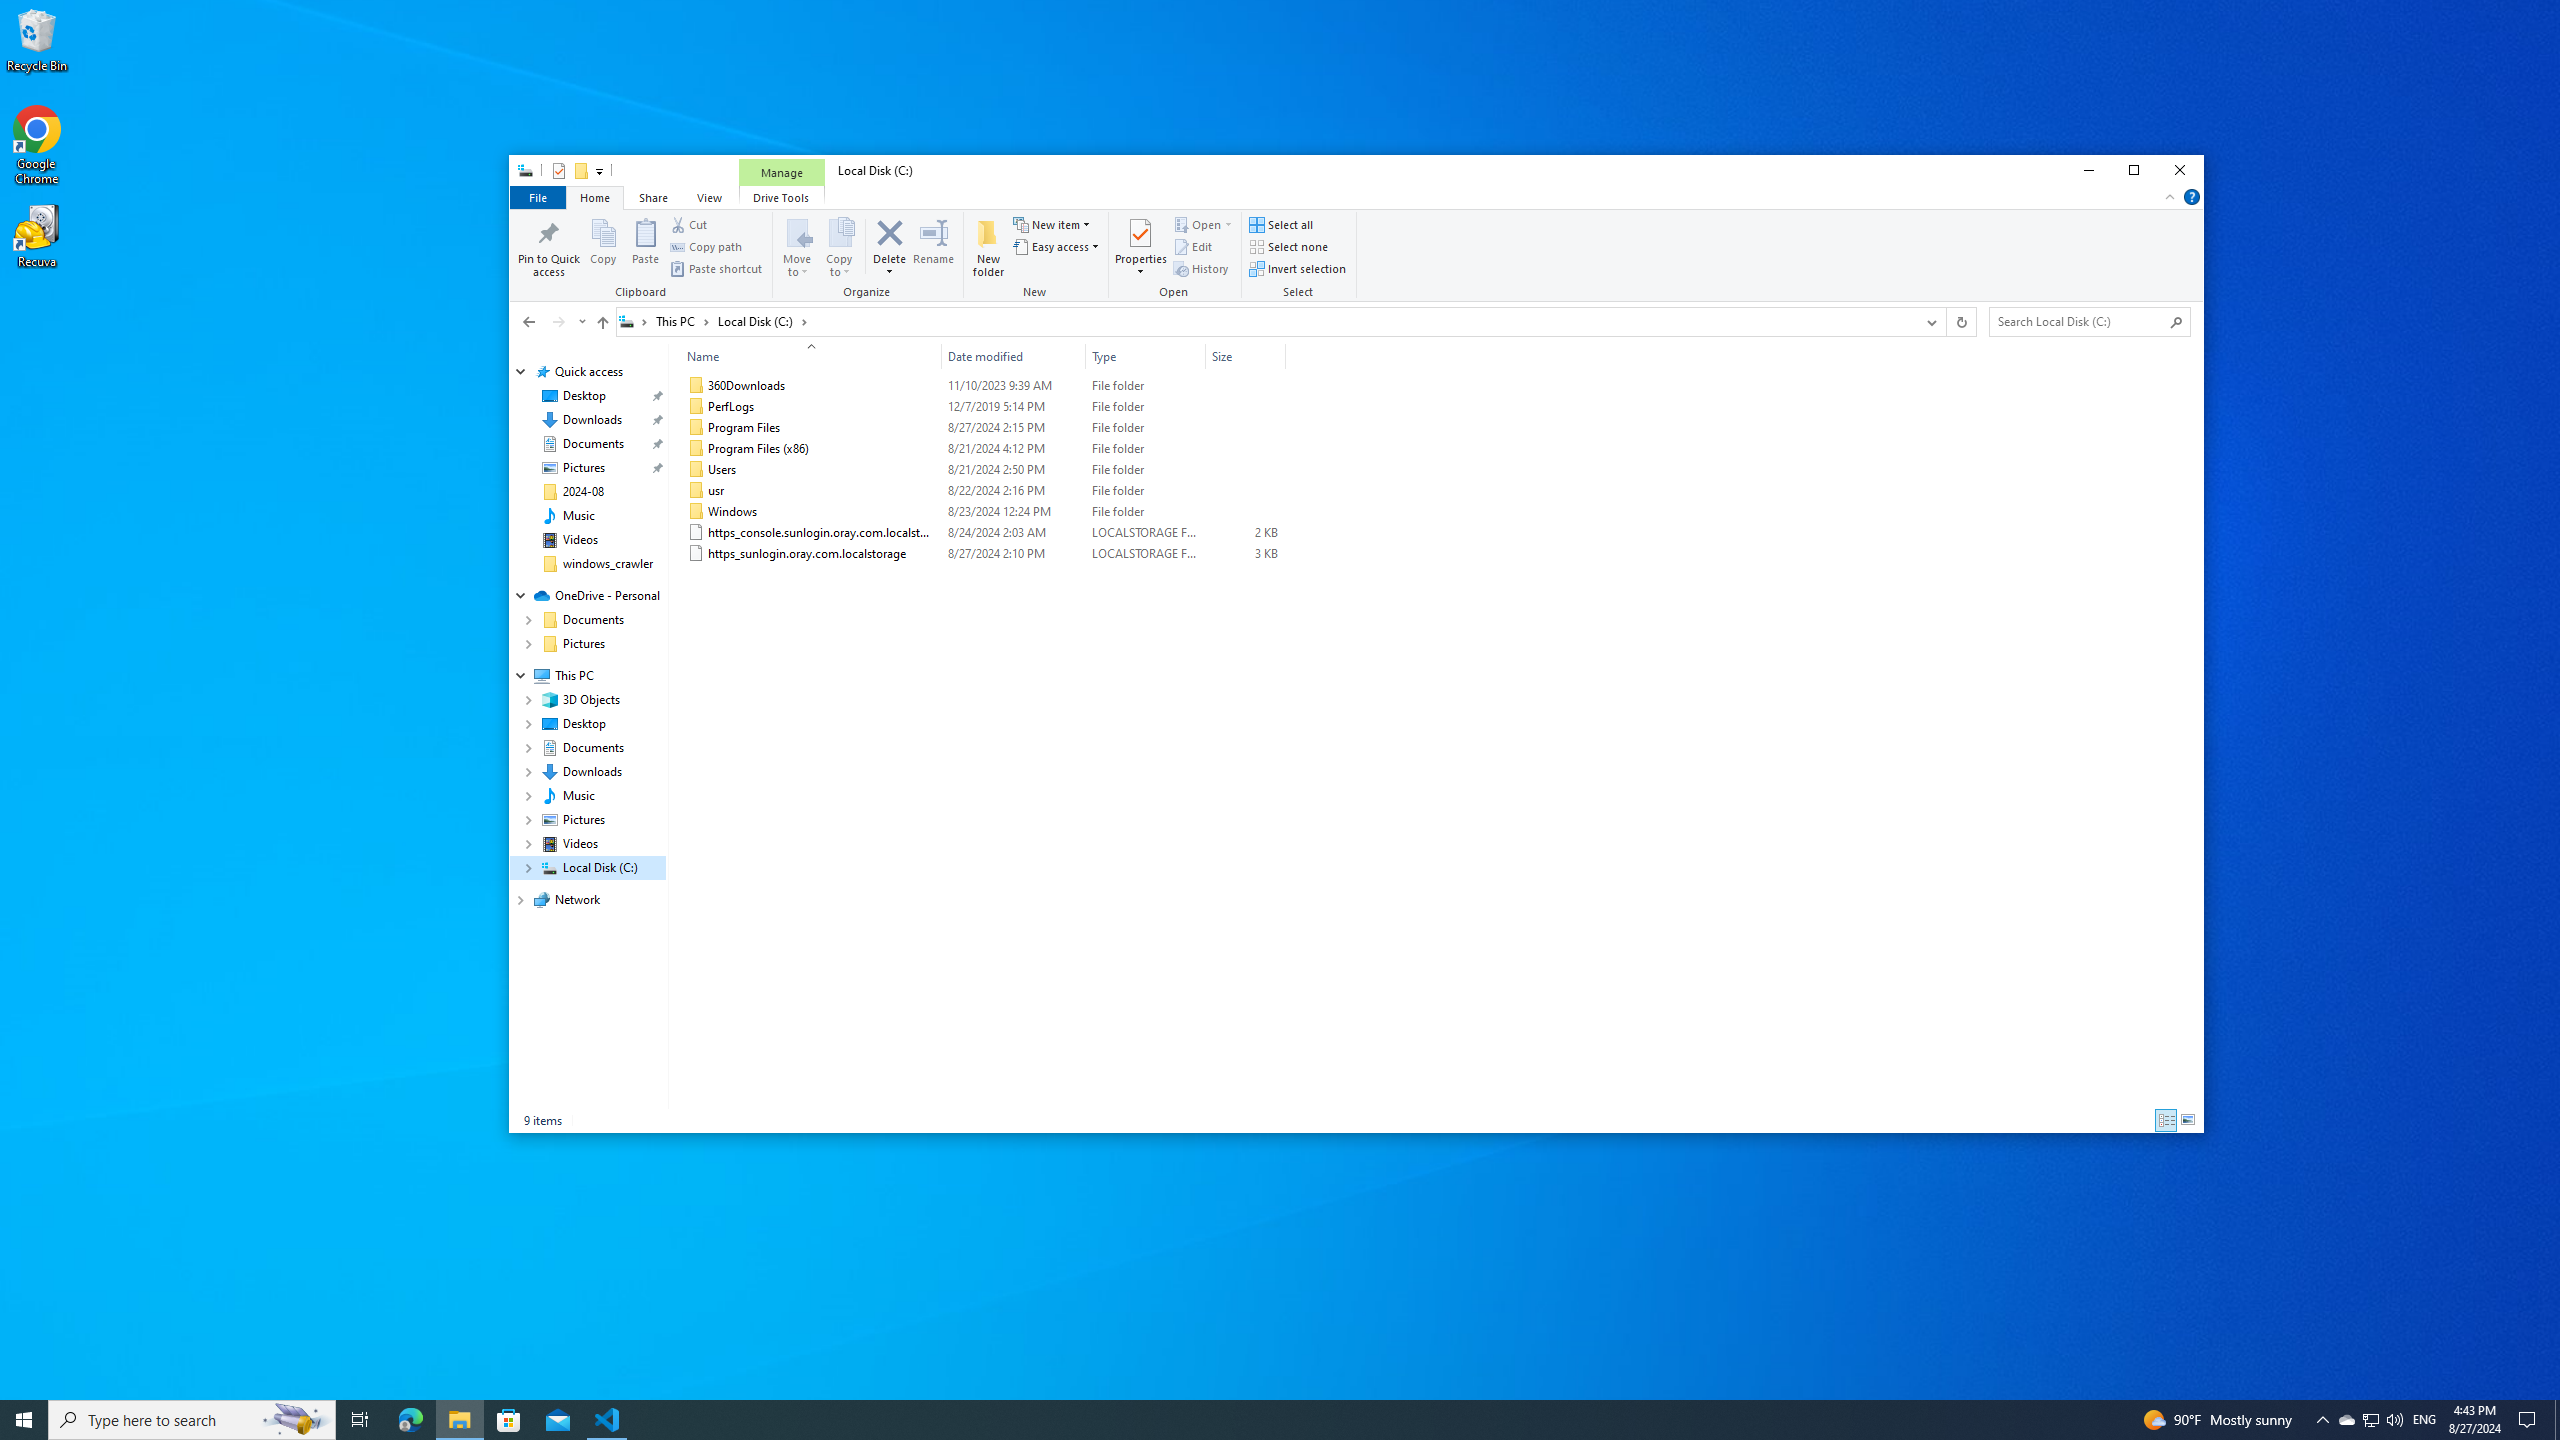 This screenshot has width=2560, height=1440. Describe the element at coordinates (633, 321) in the screenshot. I see `'All locations'` at that location.